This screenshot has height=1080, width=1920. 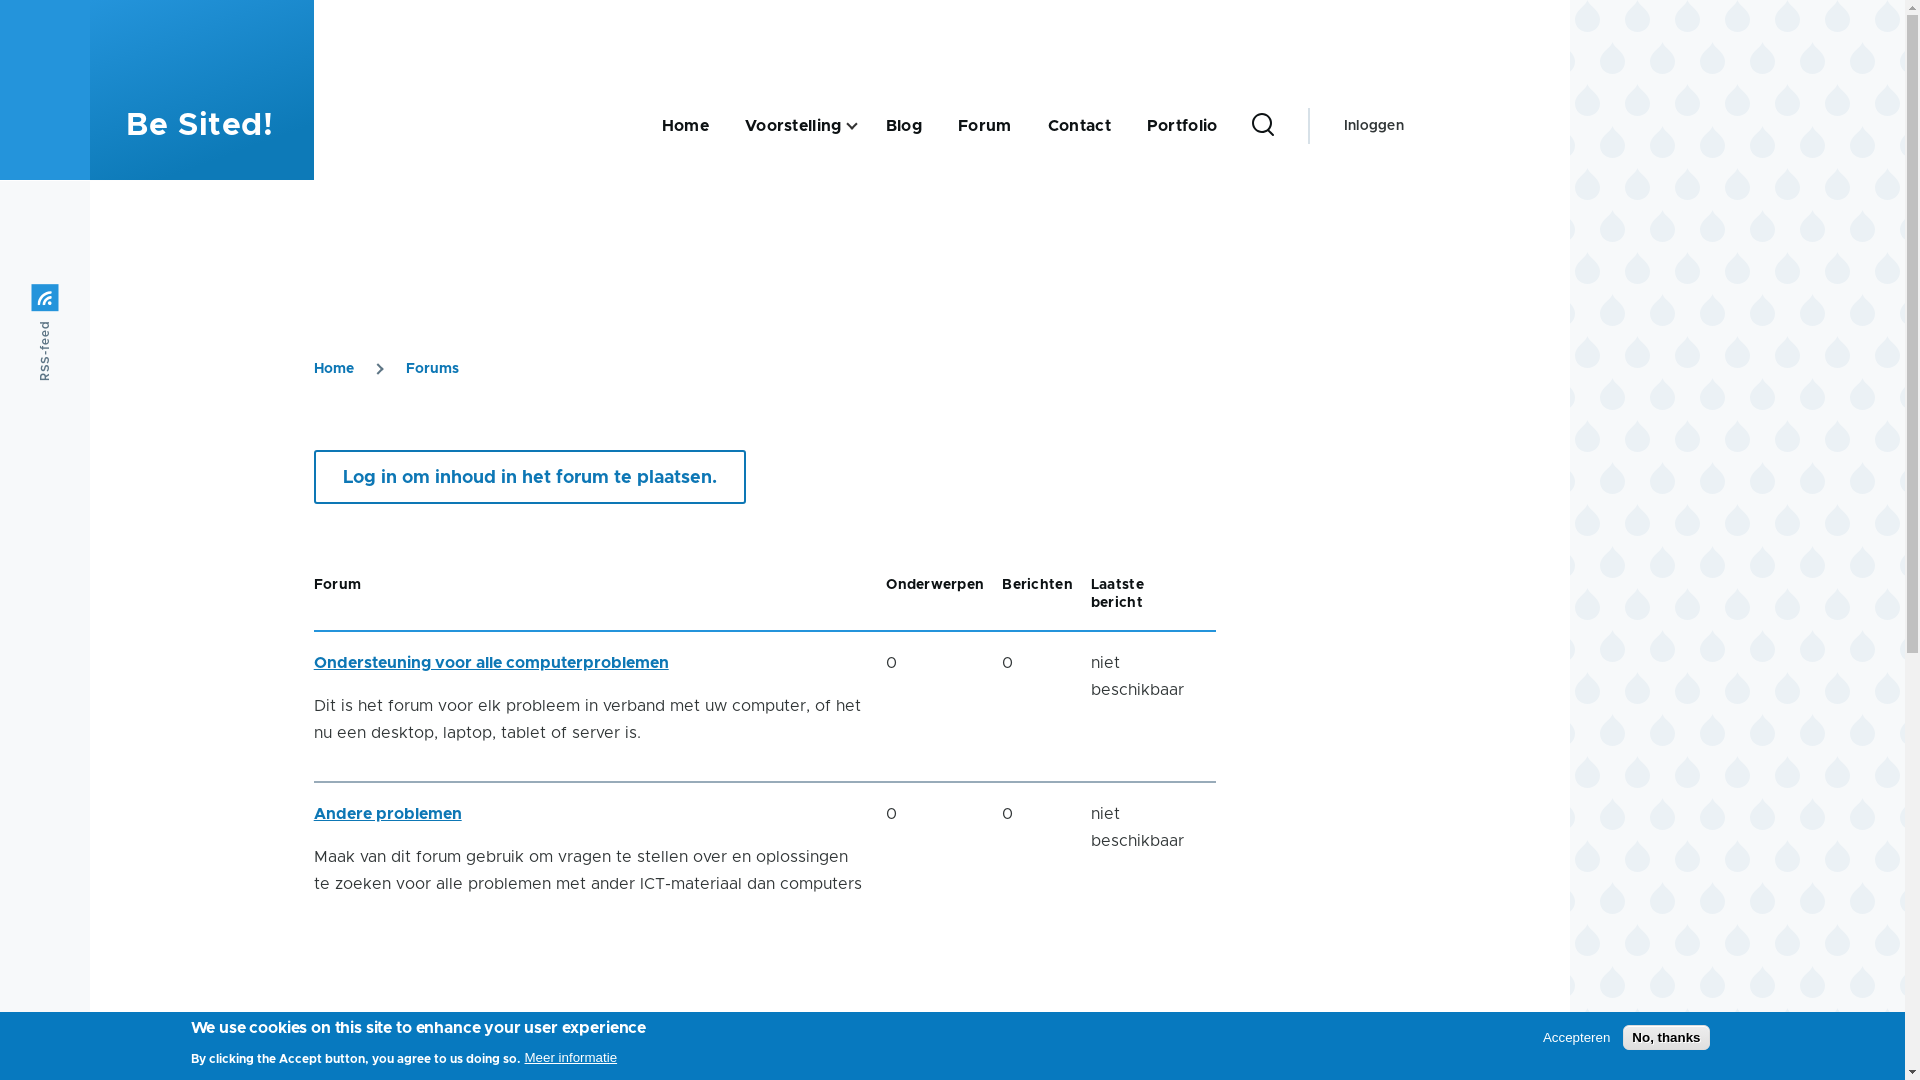 I want to click on 'Andere problemen', so click(x=388, y=813).